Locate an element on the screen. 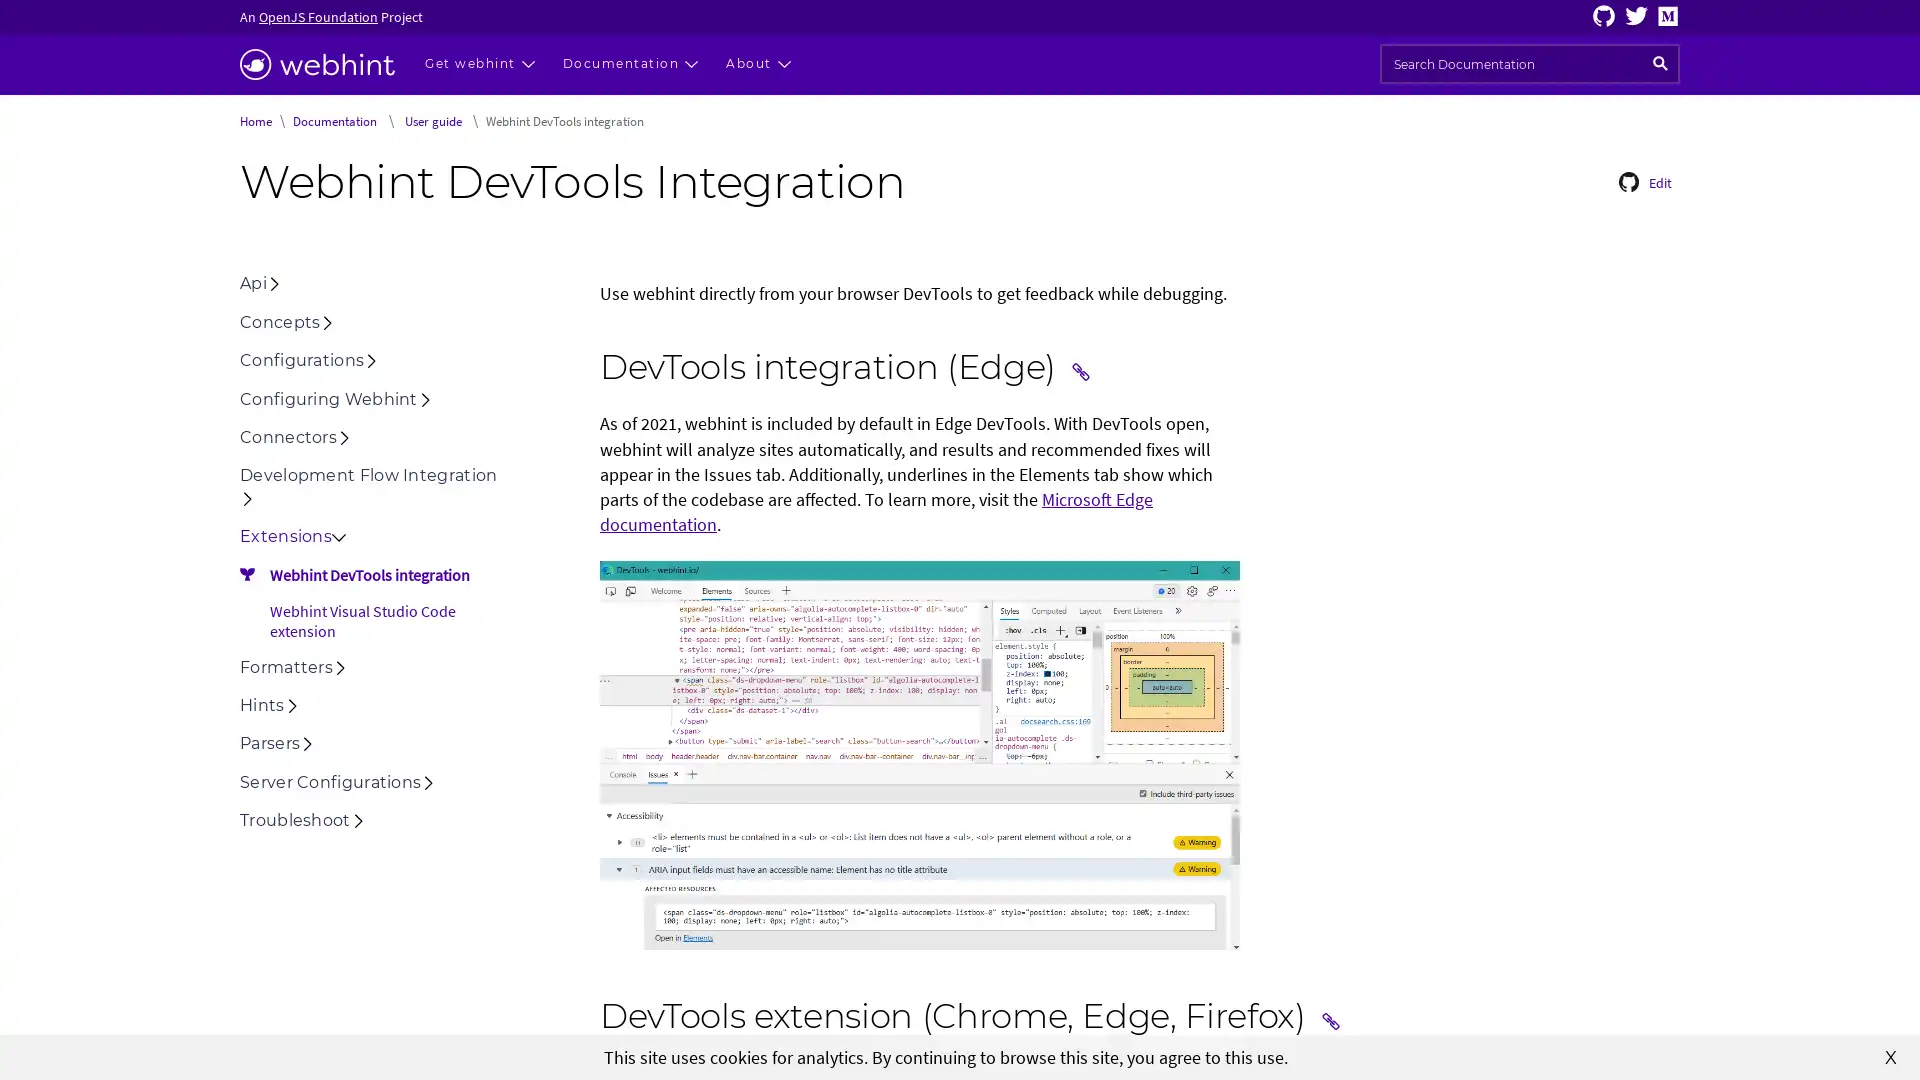 The height and width of the screenshot is (1080, 1920). search is located at coordinates (1660, 63).